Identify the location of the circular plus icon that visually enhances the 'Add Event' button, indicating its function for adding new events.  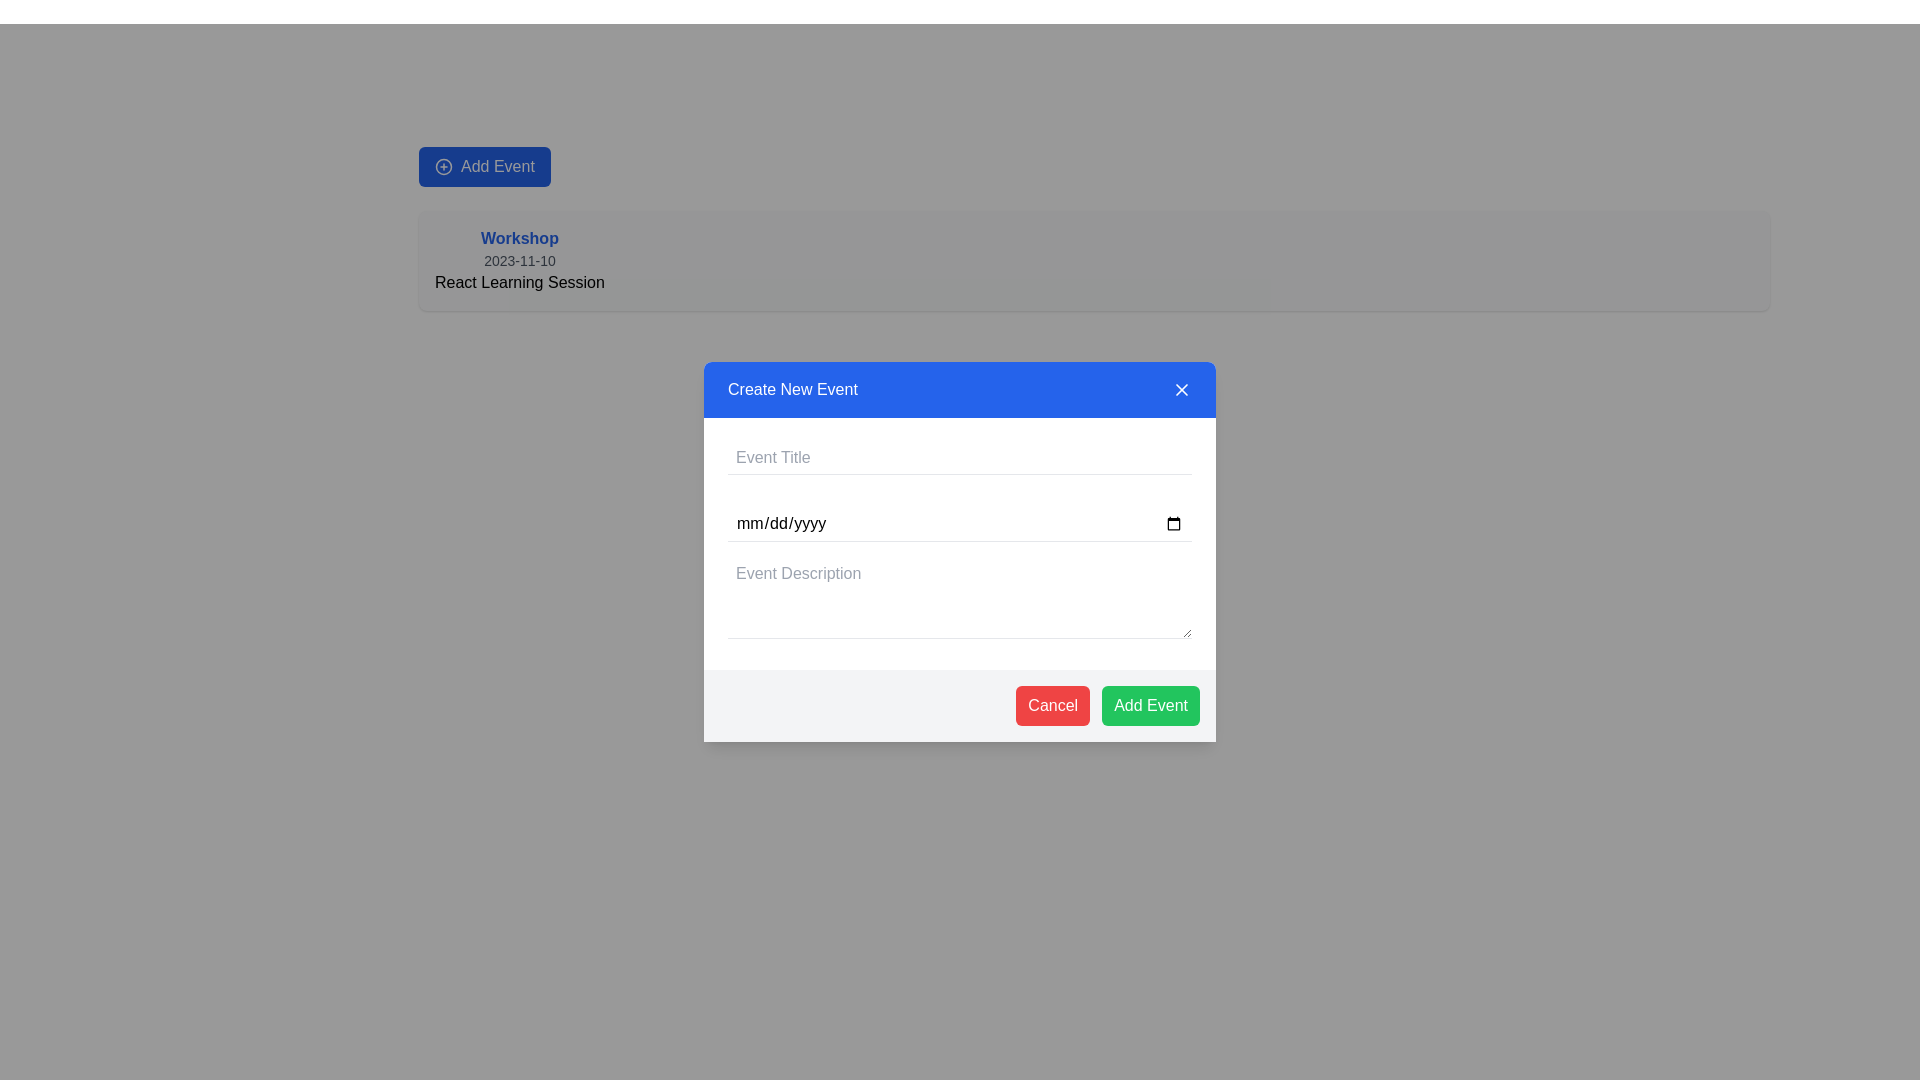
(443, 165).